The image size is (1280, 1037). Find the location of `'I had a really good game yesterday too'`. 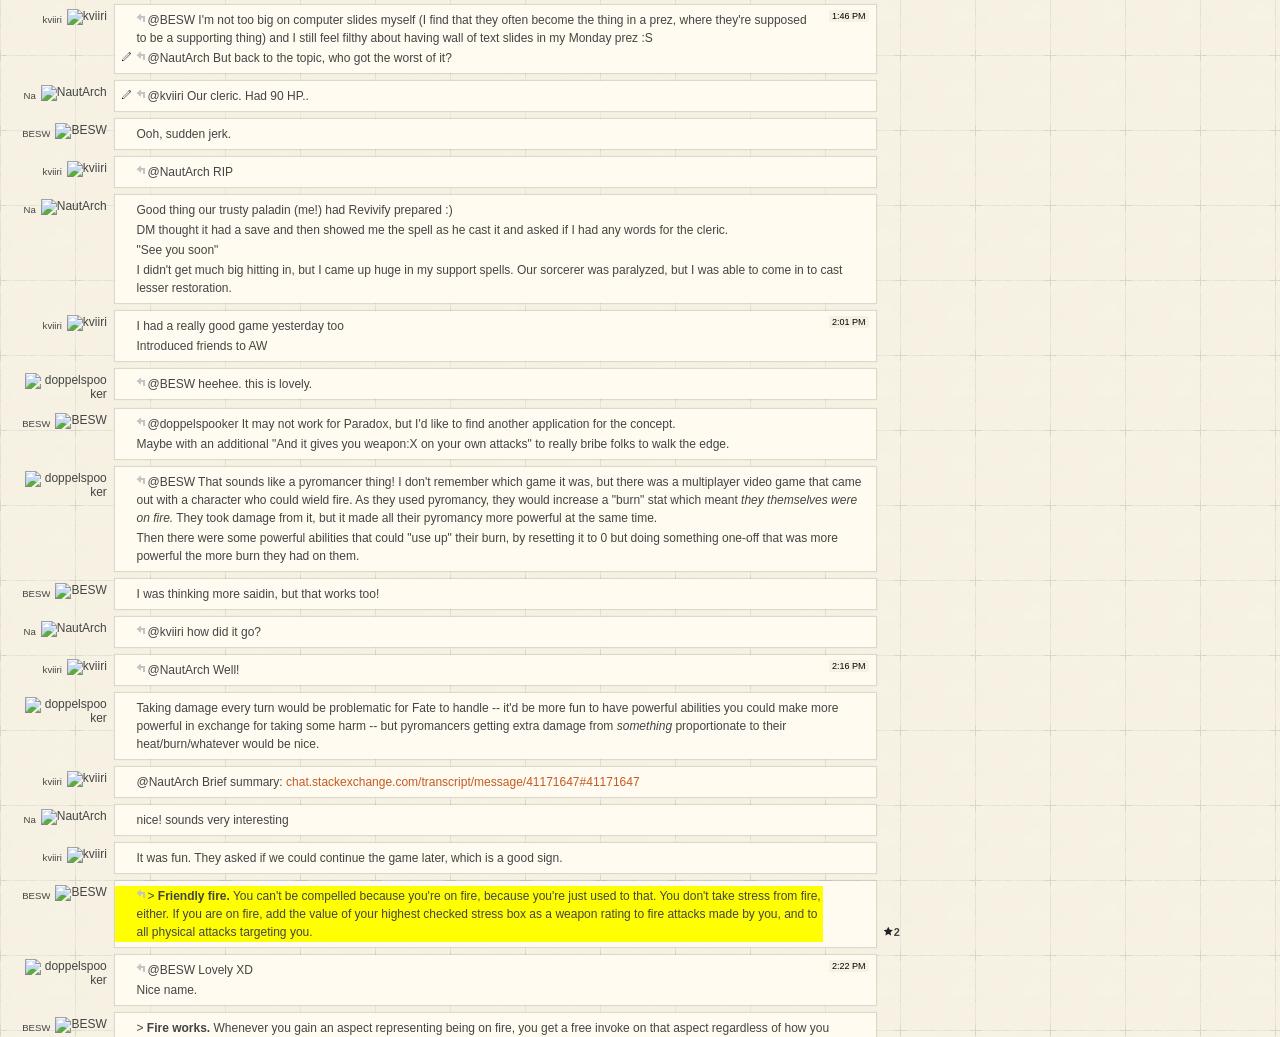

'I had a really good game yesterday too' is located at coordinates (239, 325).